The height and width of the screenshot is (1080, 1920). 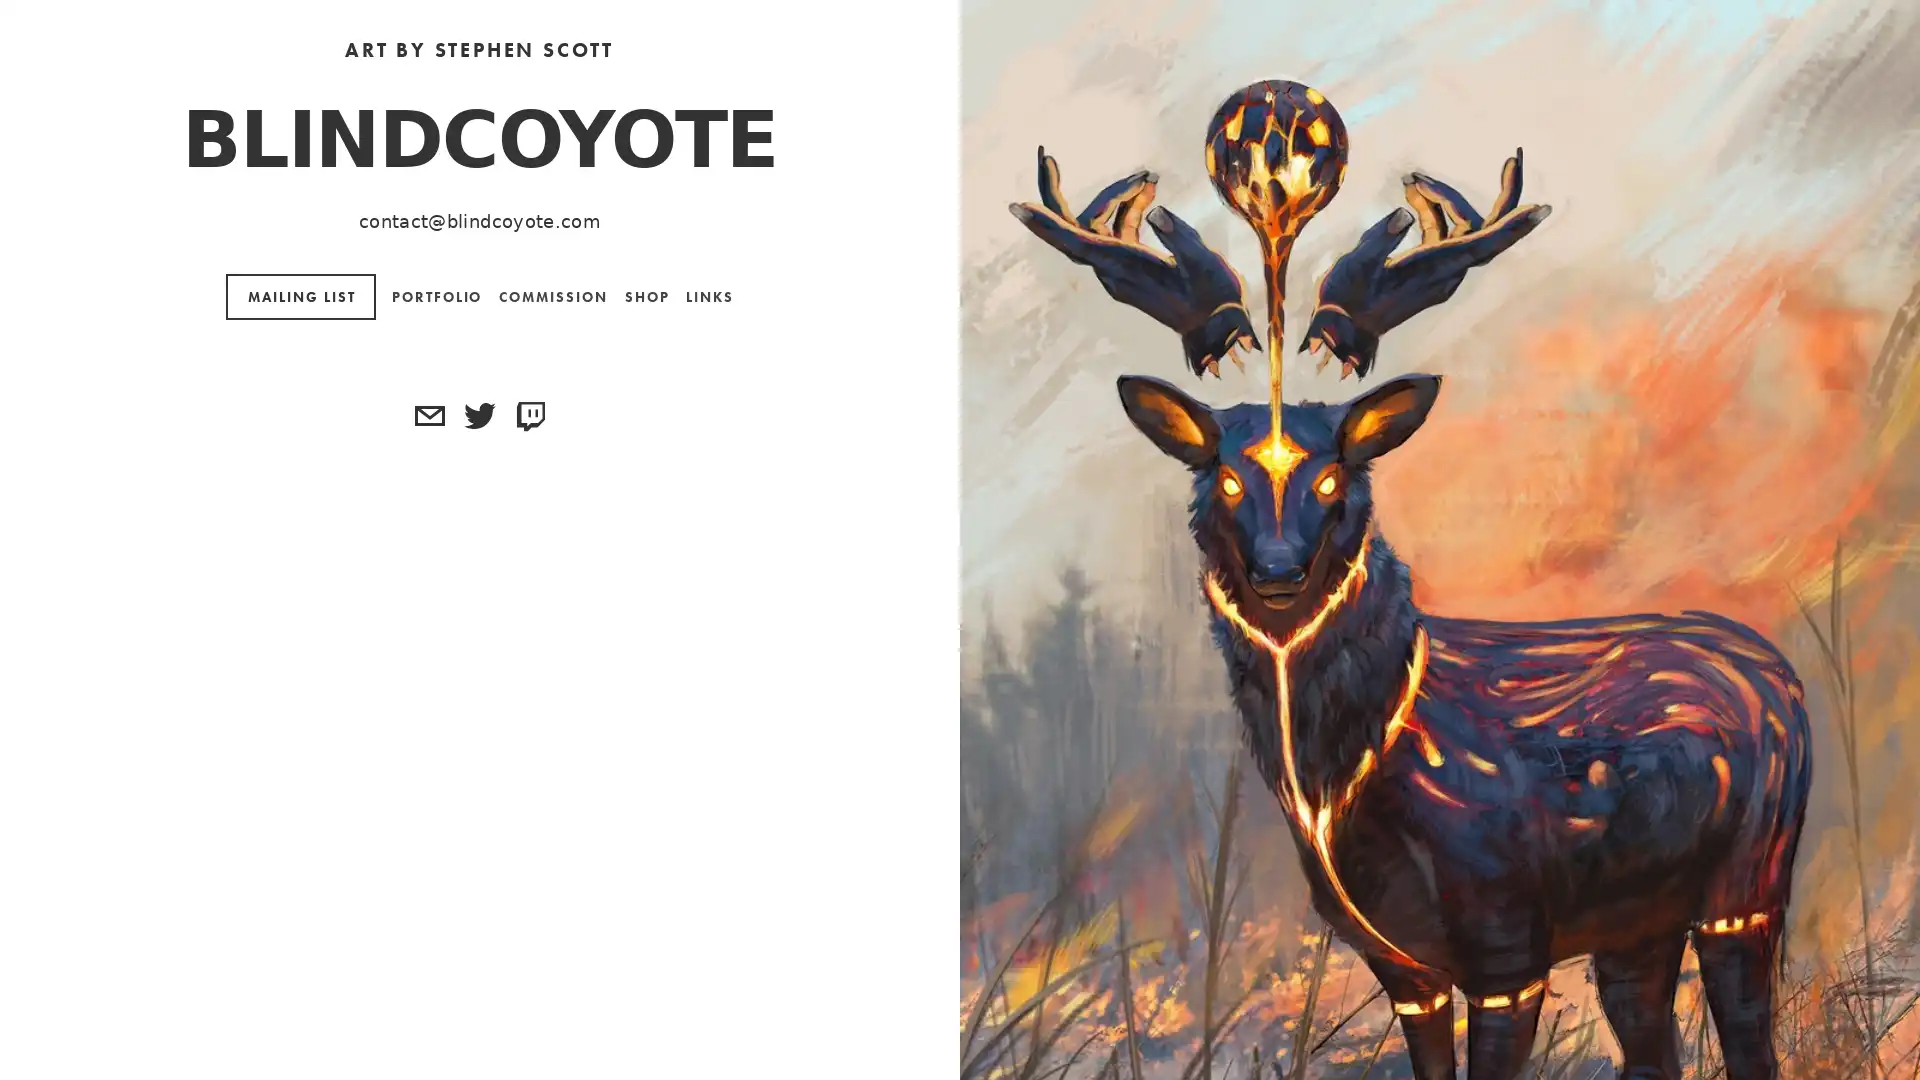 What do you see at coordinates (1220, 178) in the screenshot?
I see `Close` at bounding box center [1220, 178].